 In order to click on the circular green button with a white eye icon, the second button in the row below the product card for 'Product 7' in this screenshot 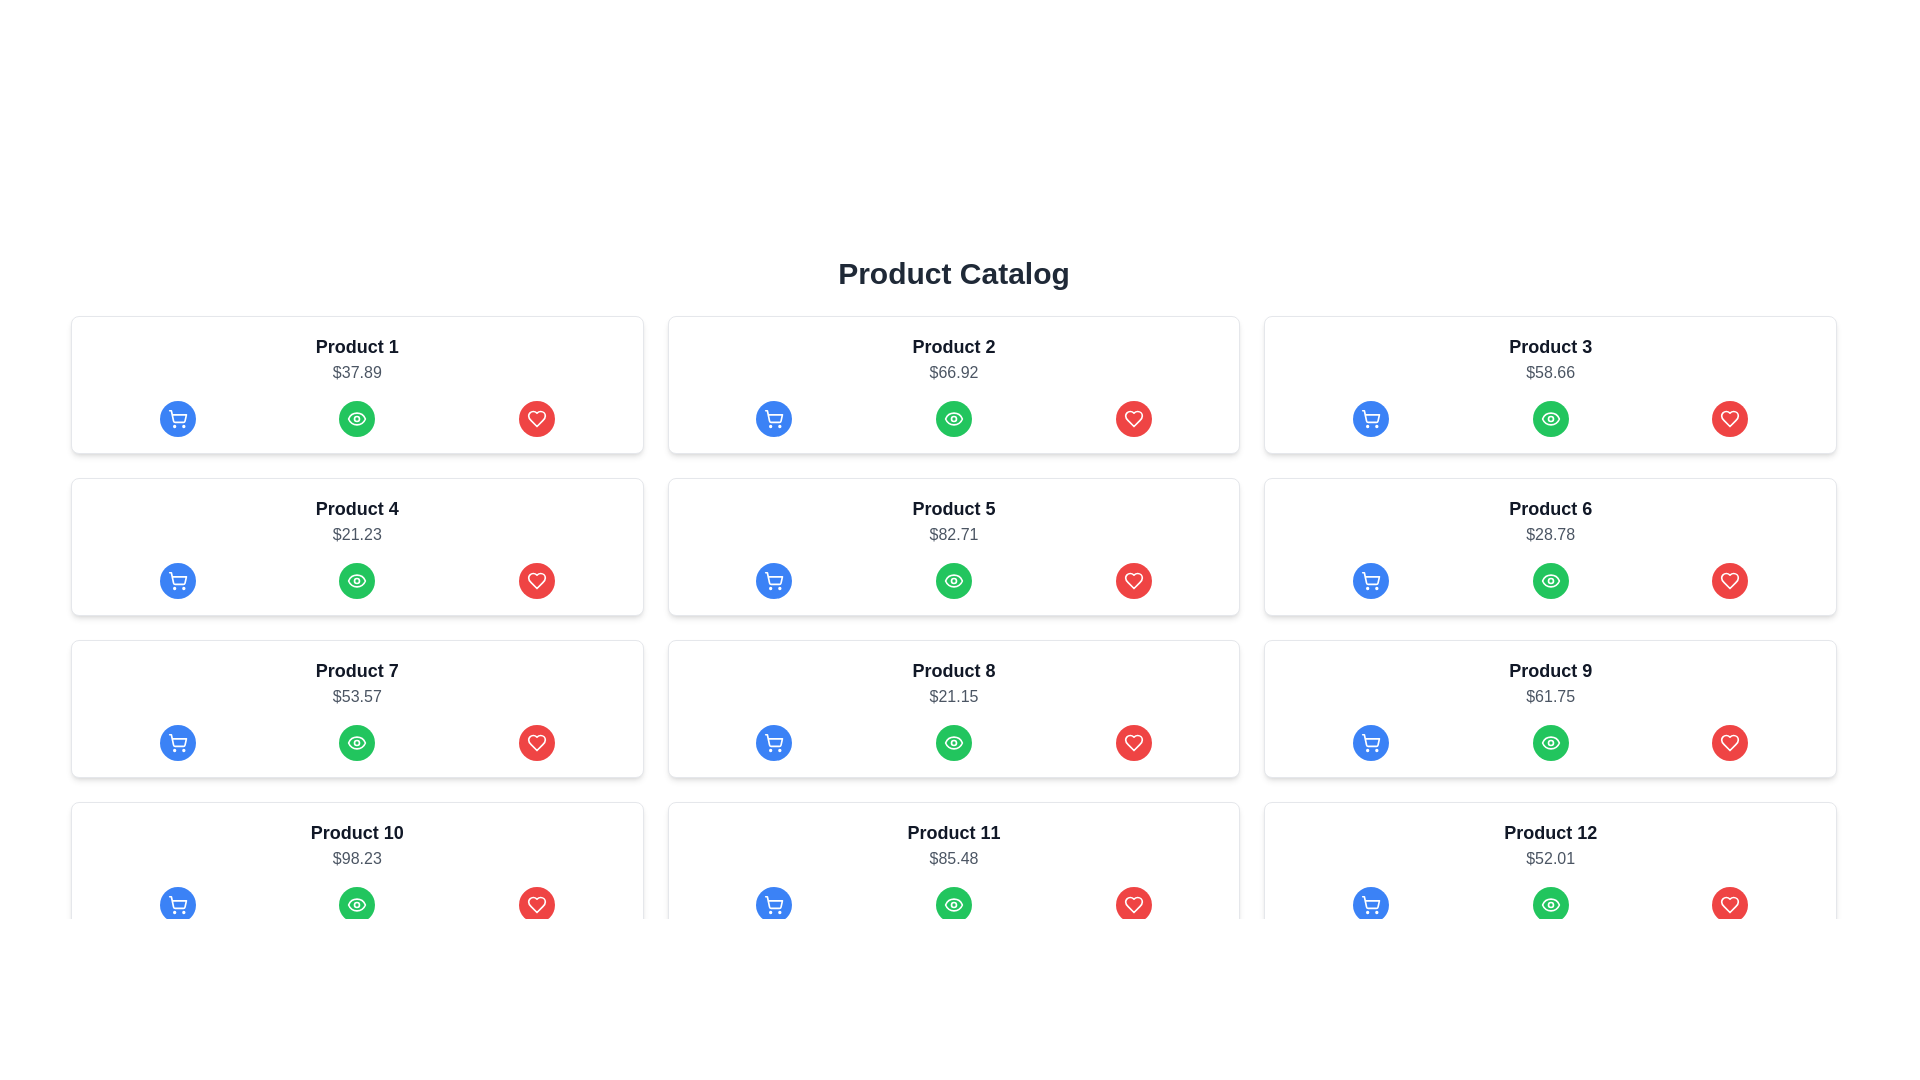, I will do `click(357, 743)`.